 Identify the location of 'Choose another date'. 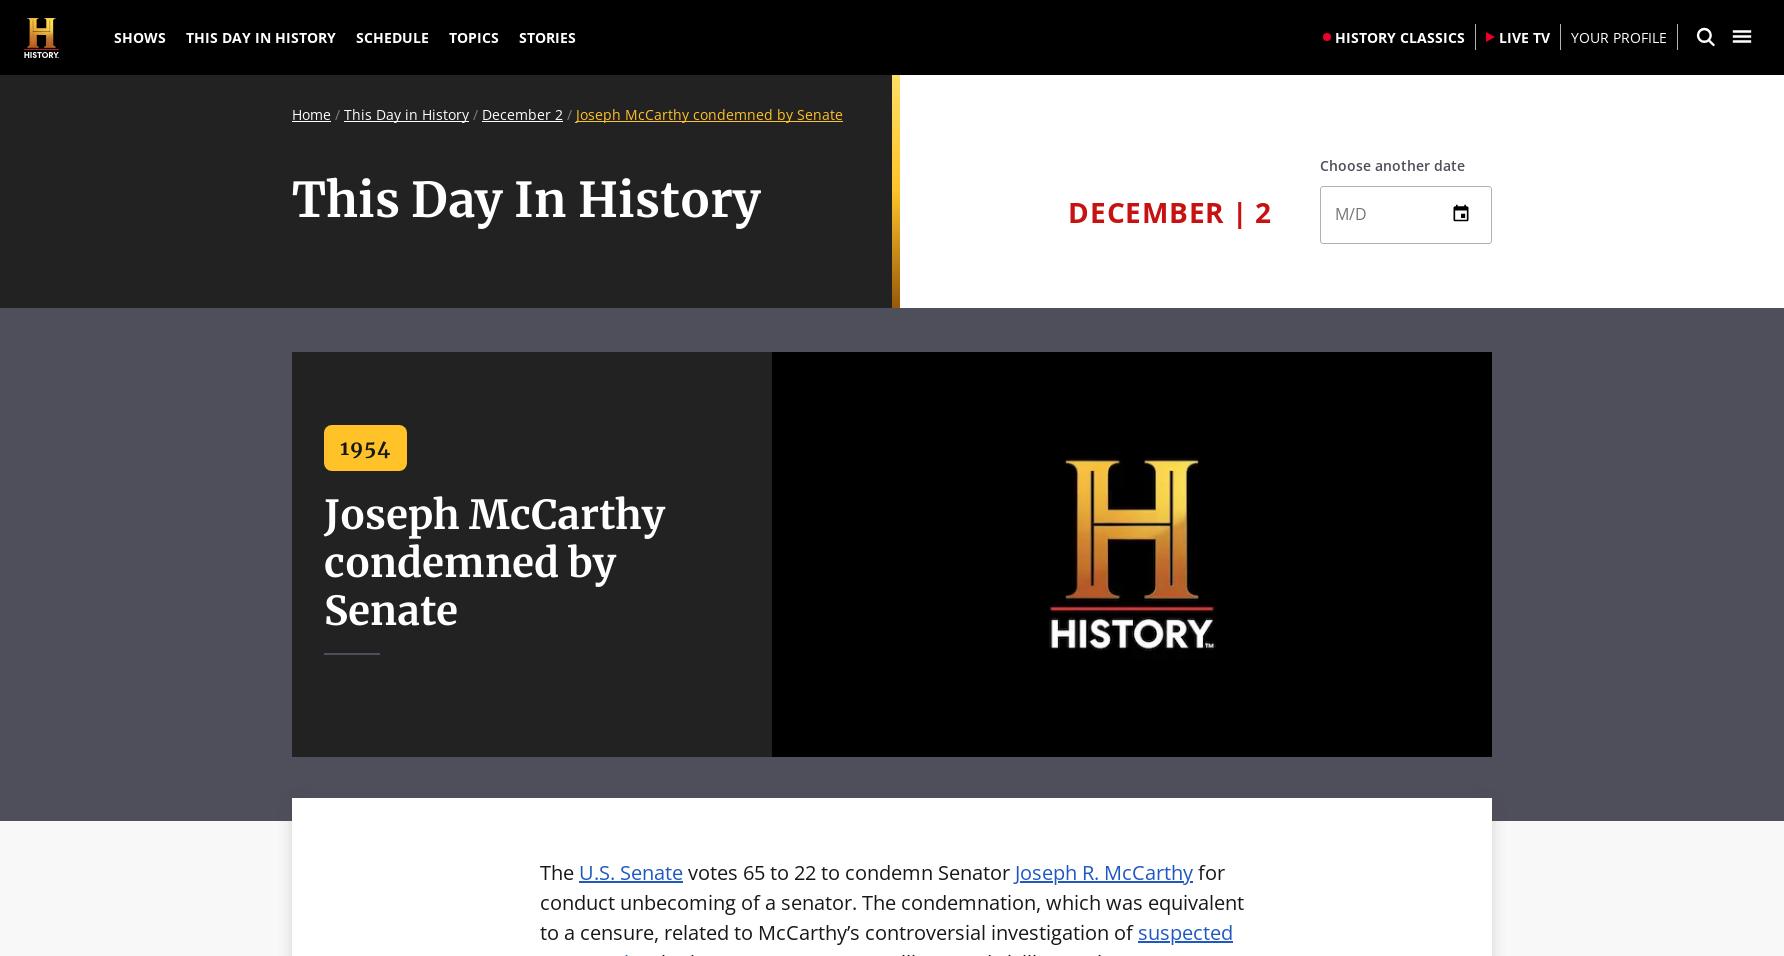
(1392, 164).